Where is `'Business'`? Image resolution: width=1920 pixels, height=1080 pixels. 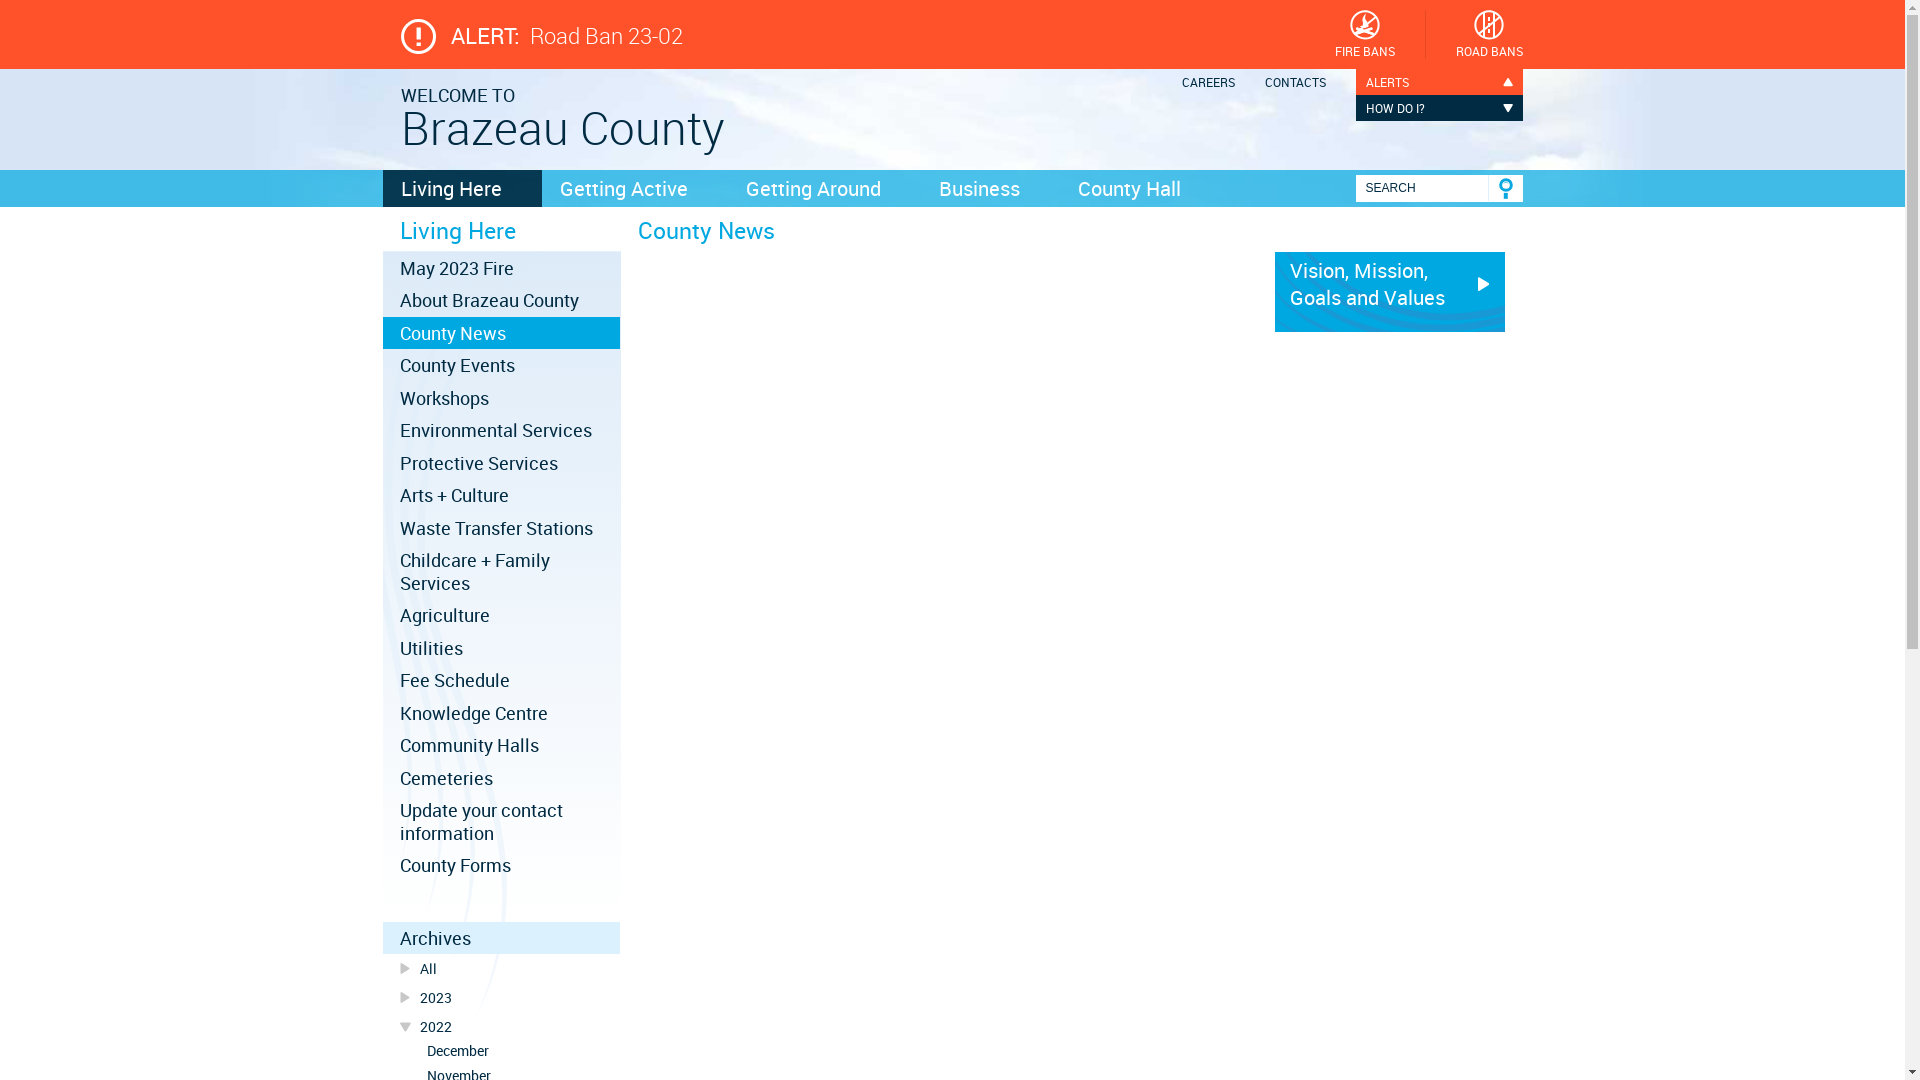
'Business' is located at coordinates (989, 188).